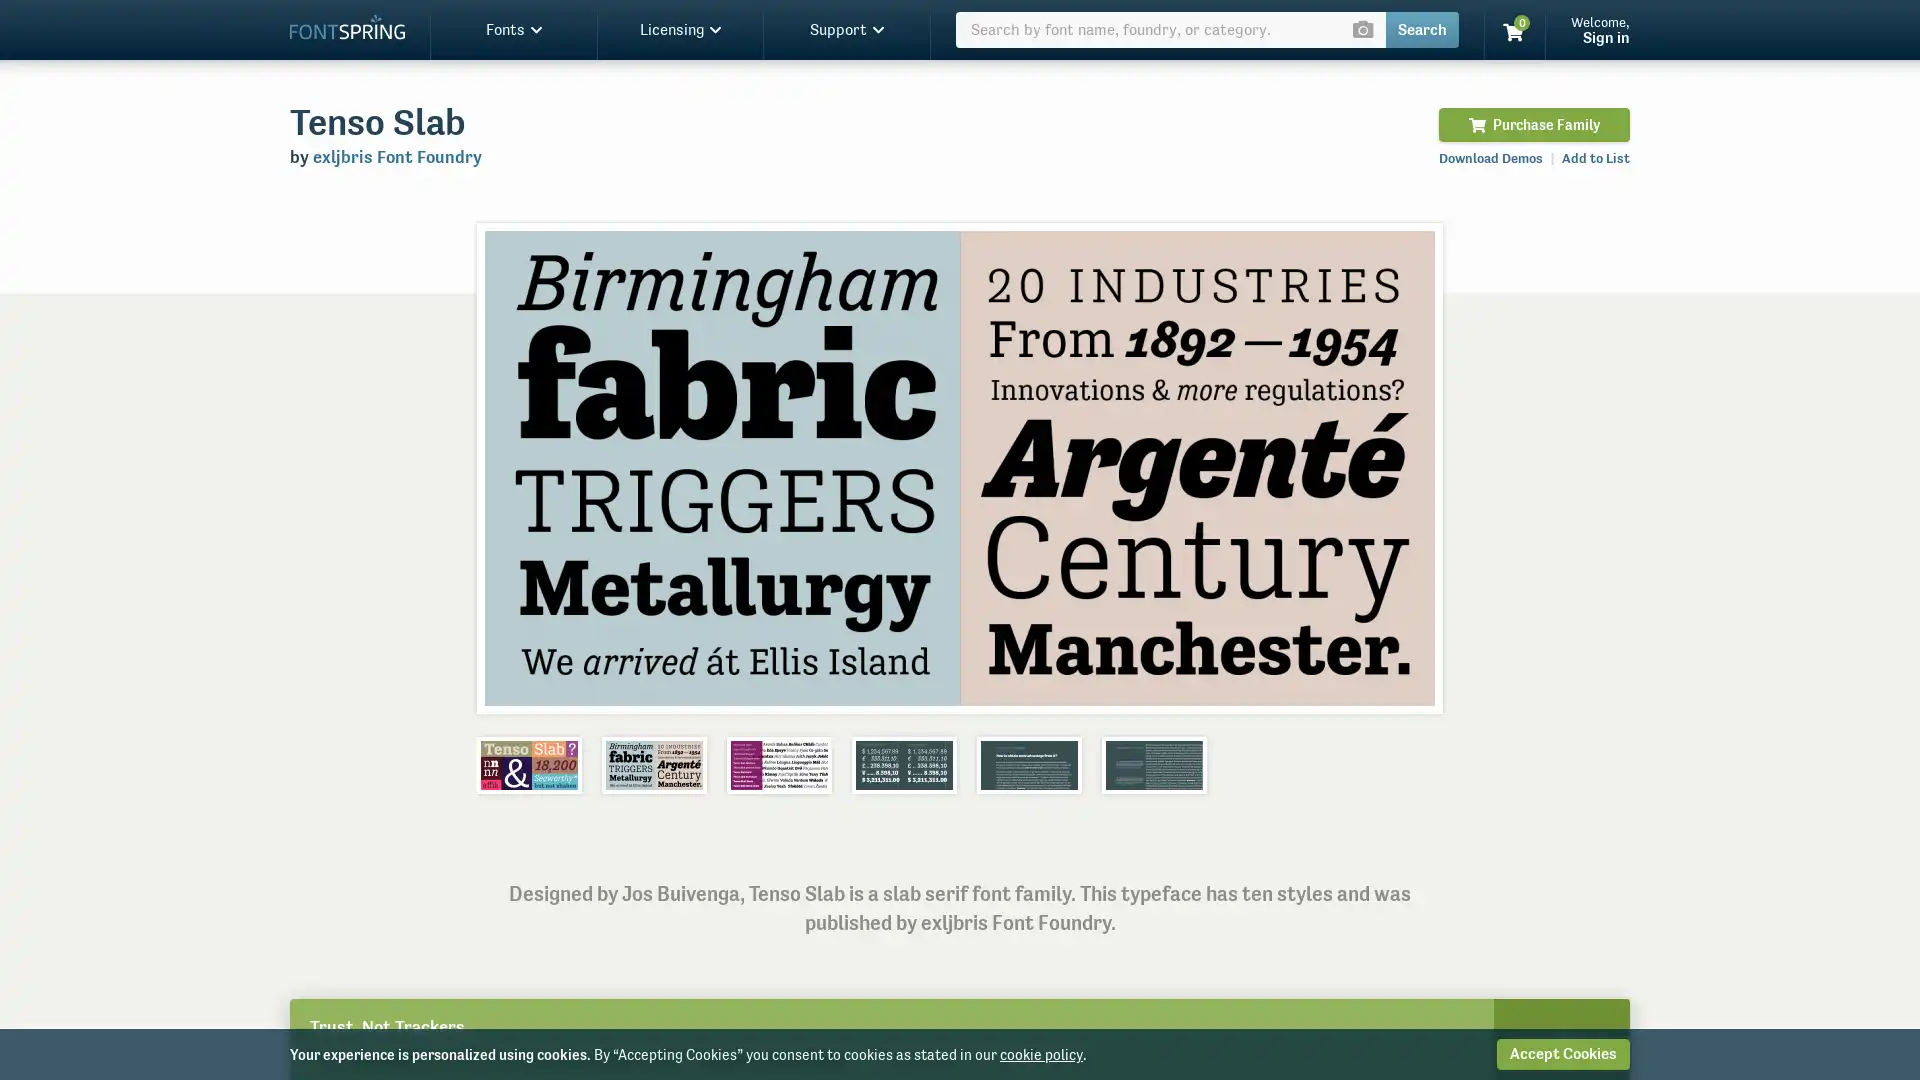 This screenshot has width=1920, height=1080. Describe the element at coordinates (1491, 157) in the screenshot. I see `Download Demos` at that location.